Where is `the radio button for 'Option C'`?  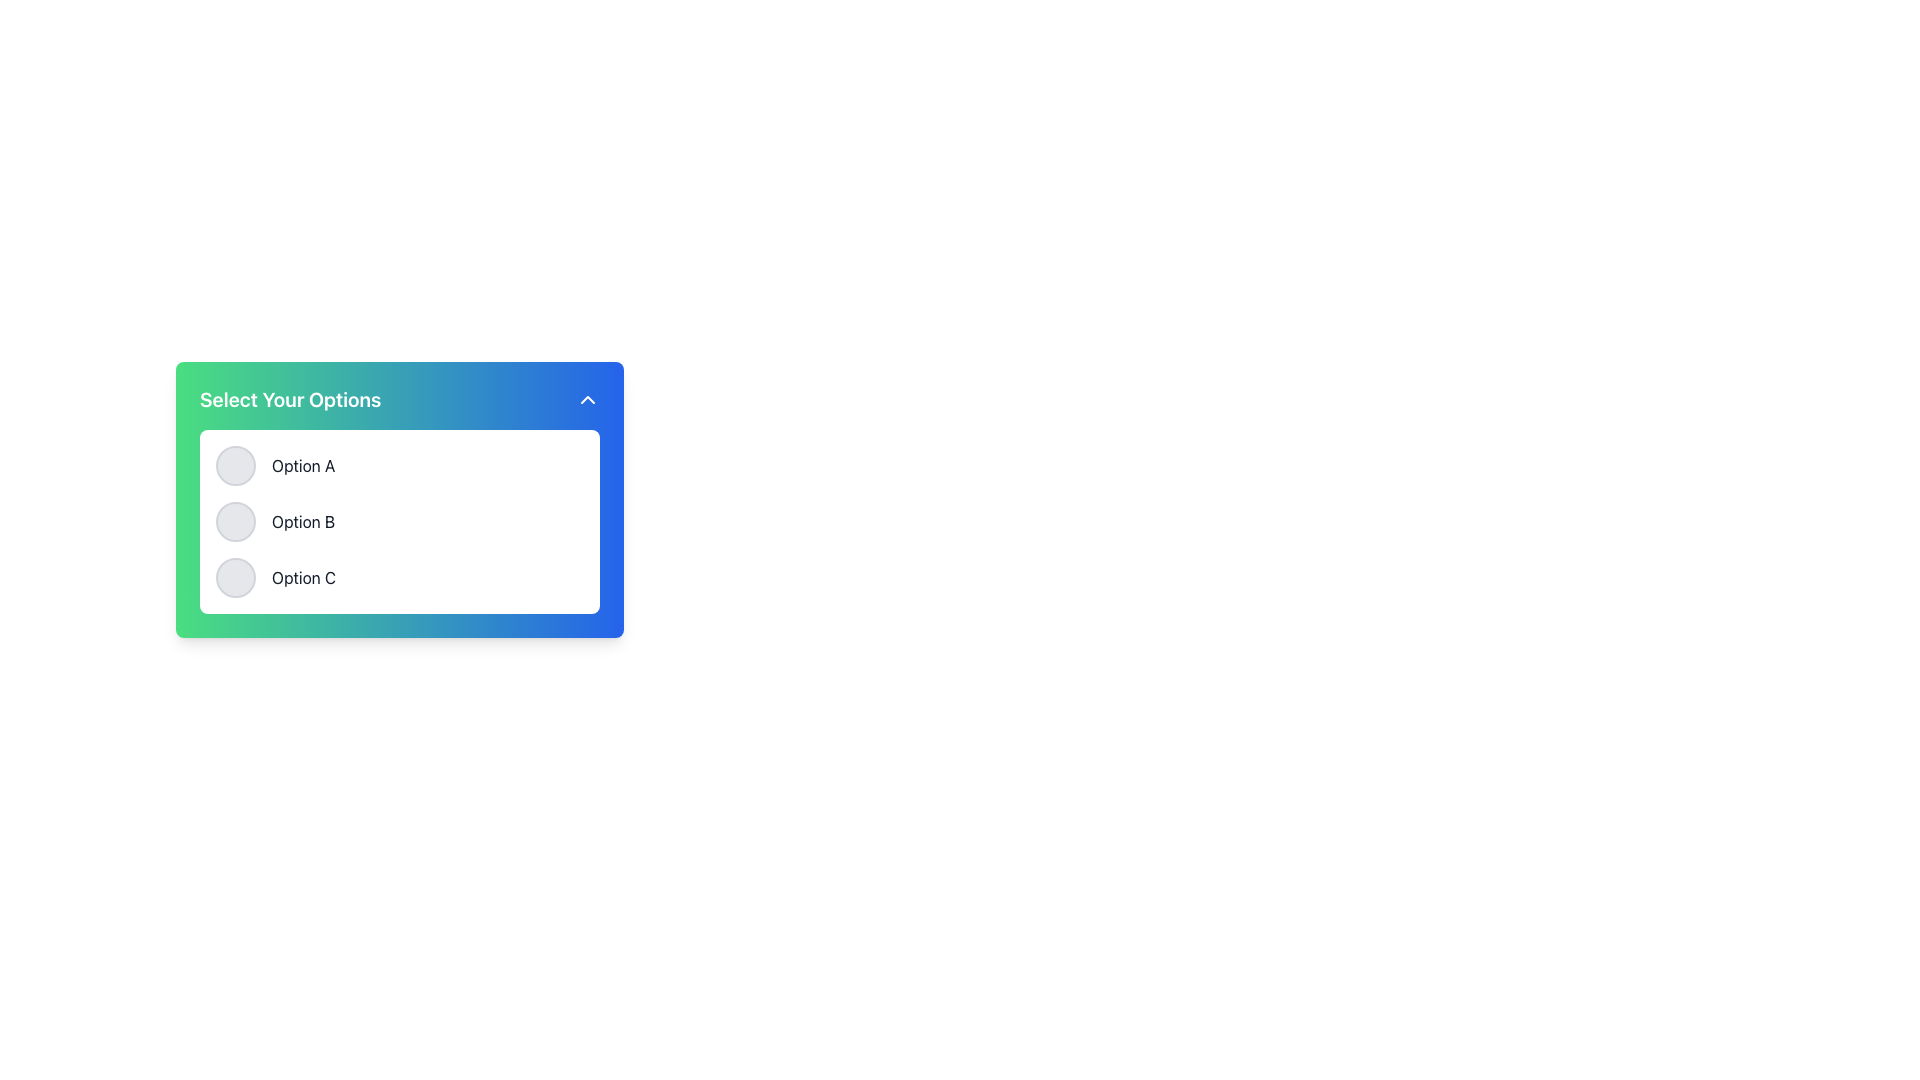
the radio button for 'Option C' is located at coordinates (235, 578).